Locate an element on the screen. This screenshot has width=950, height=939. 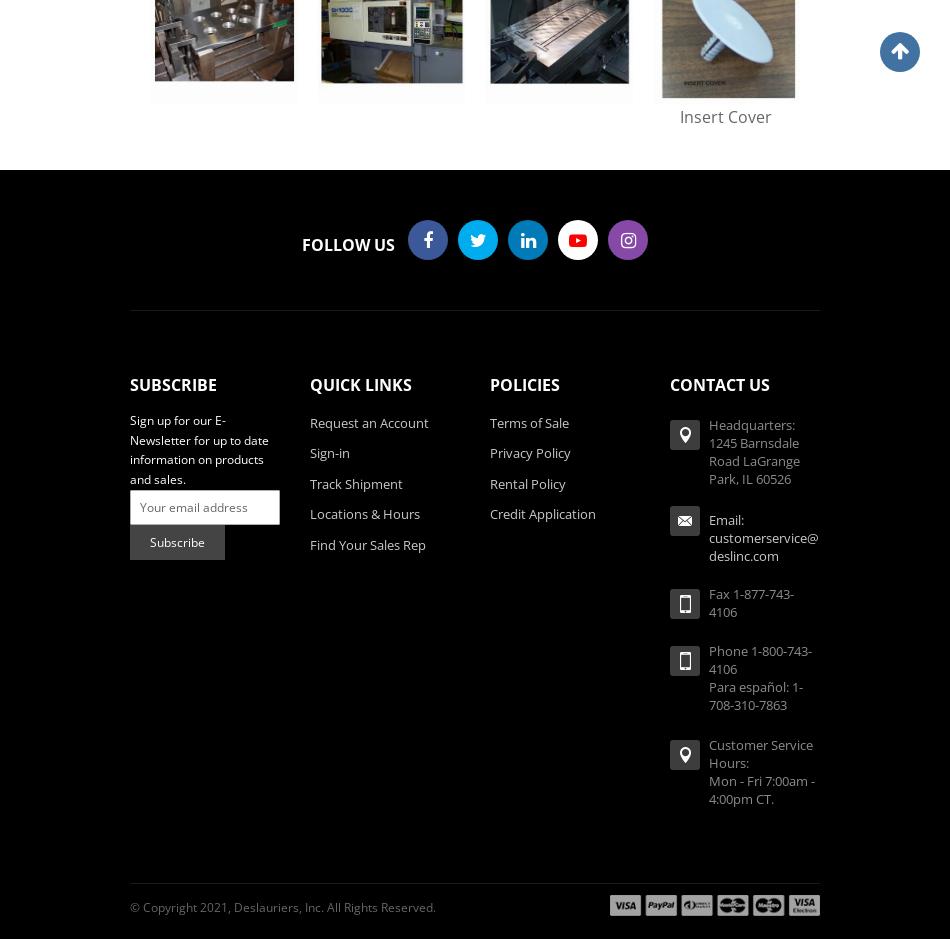
'Rental Policy' is located at coordinates (490, 482).